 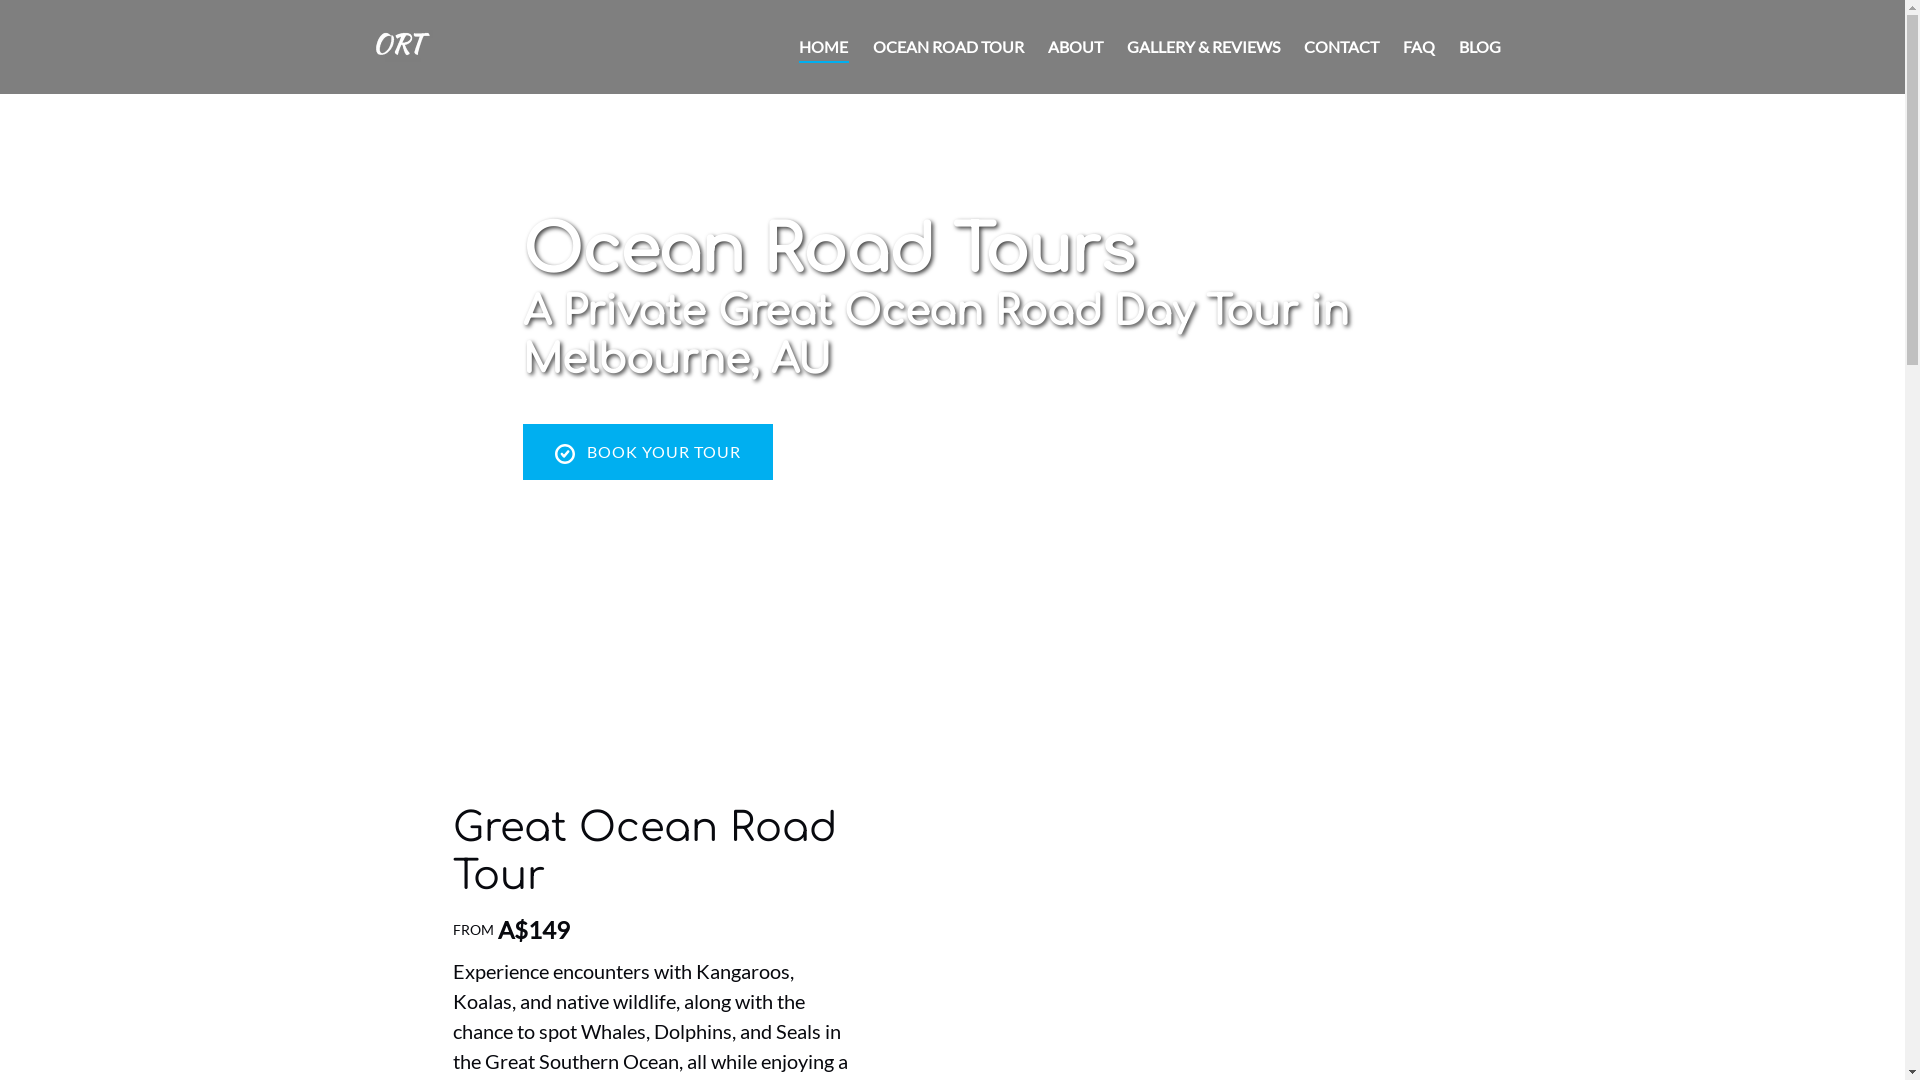 What do you see at coordinates (824, 45) in the screenshot?
I see `'HOME'` at bounding box center [824, 45].